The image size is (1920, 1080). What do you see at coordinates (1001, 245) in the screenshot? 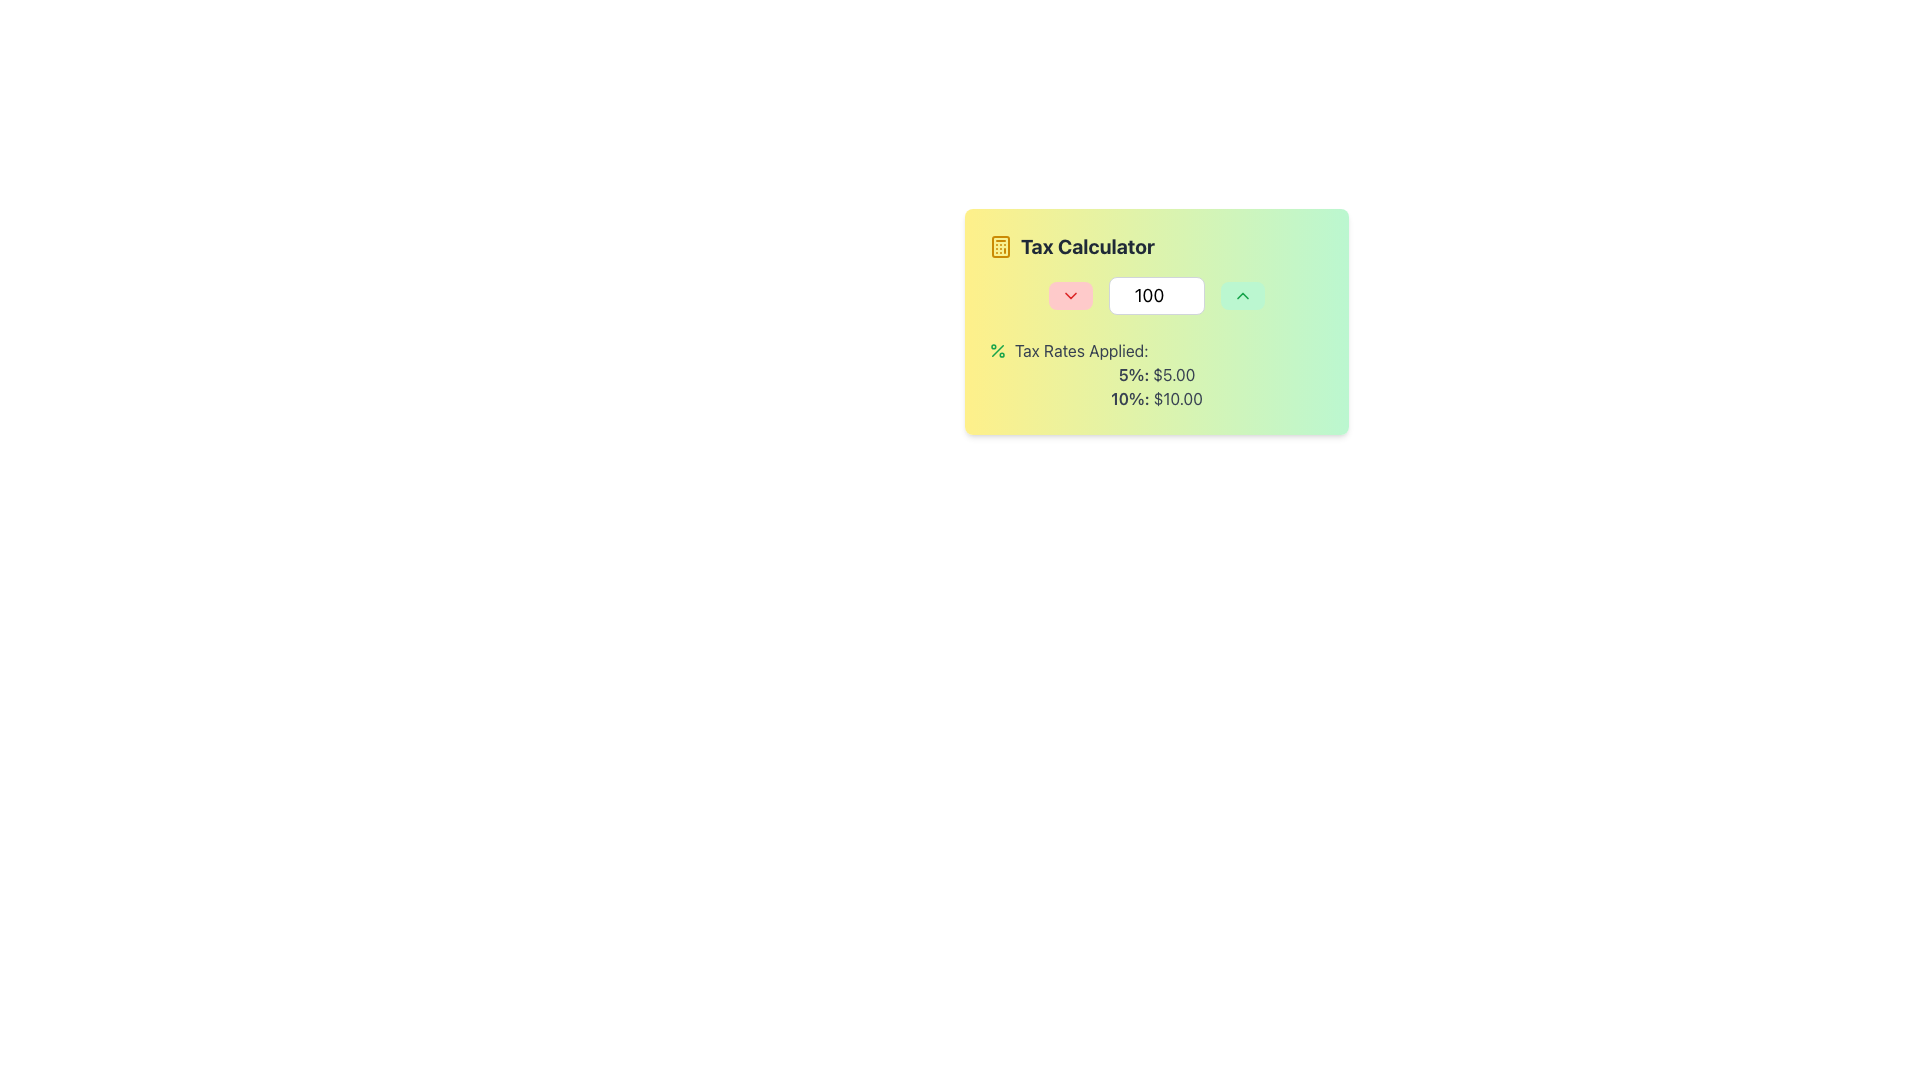
I see `the yellow rectangular box with rounded corners that represents the body of the calculator icon in the top-left corner of the 'Tax Calculator' card` at bounding box center [1001, 245].